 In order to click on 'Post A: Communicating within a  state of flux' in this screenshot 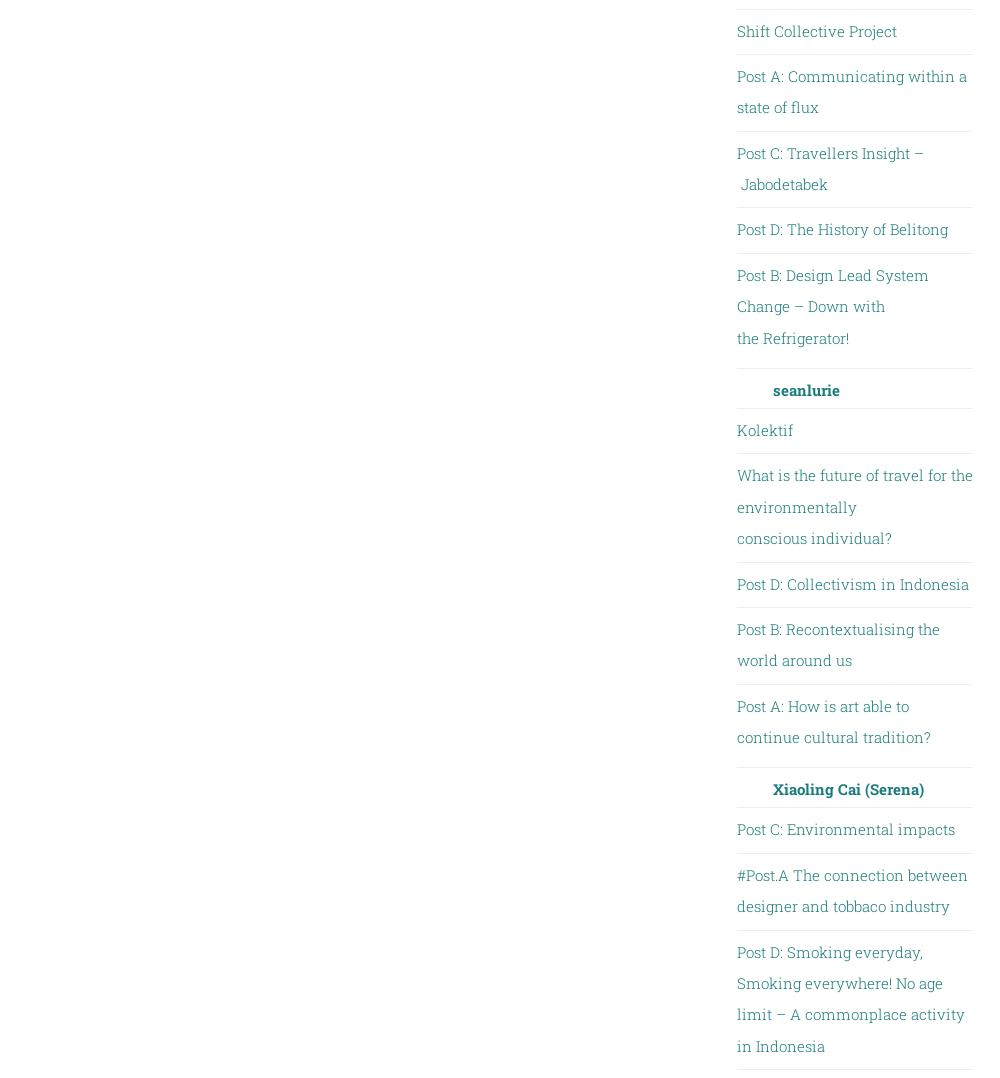, I will do `click(850, 89)`.